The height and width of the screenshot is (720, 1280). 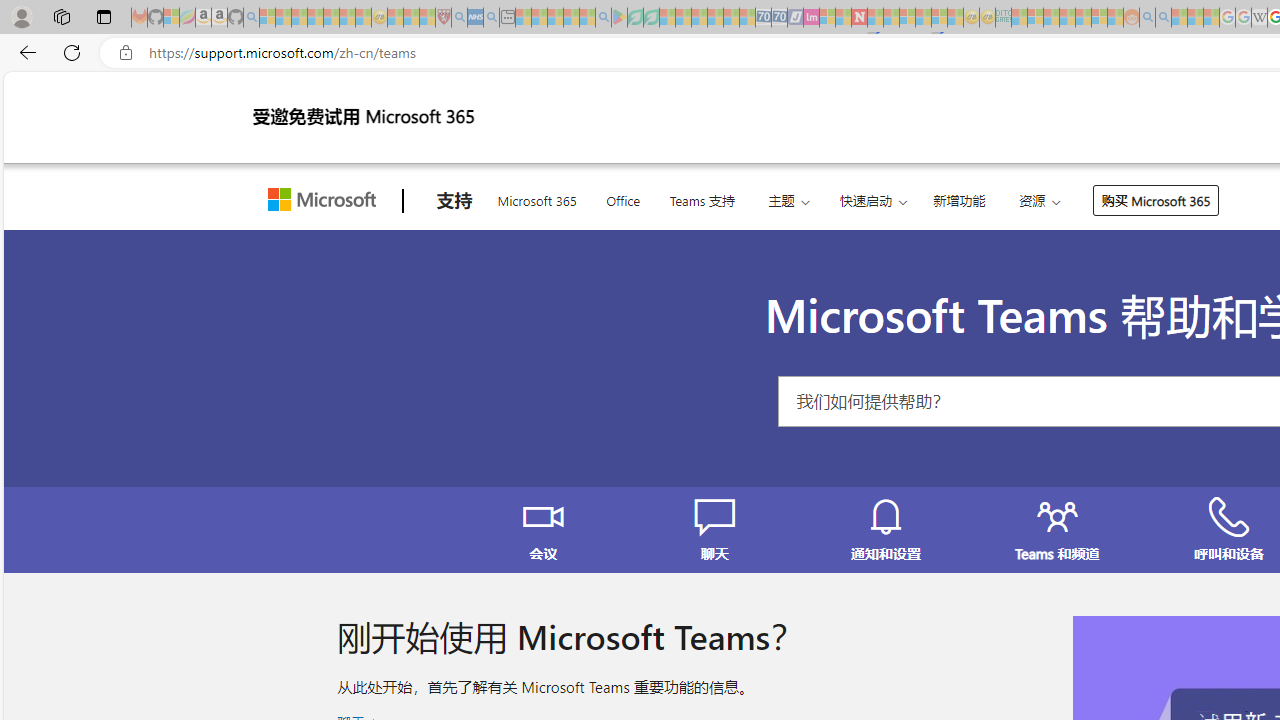 I want to click on 'Local - MSN - Sleeping', so click(x=426, y=17).